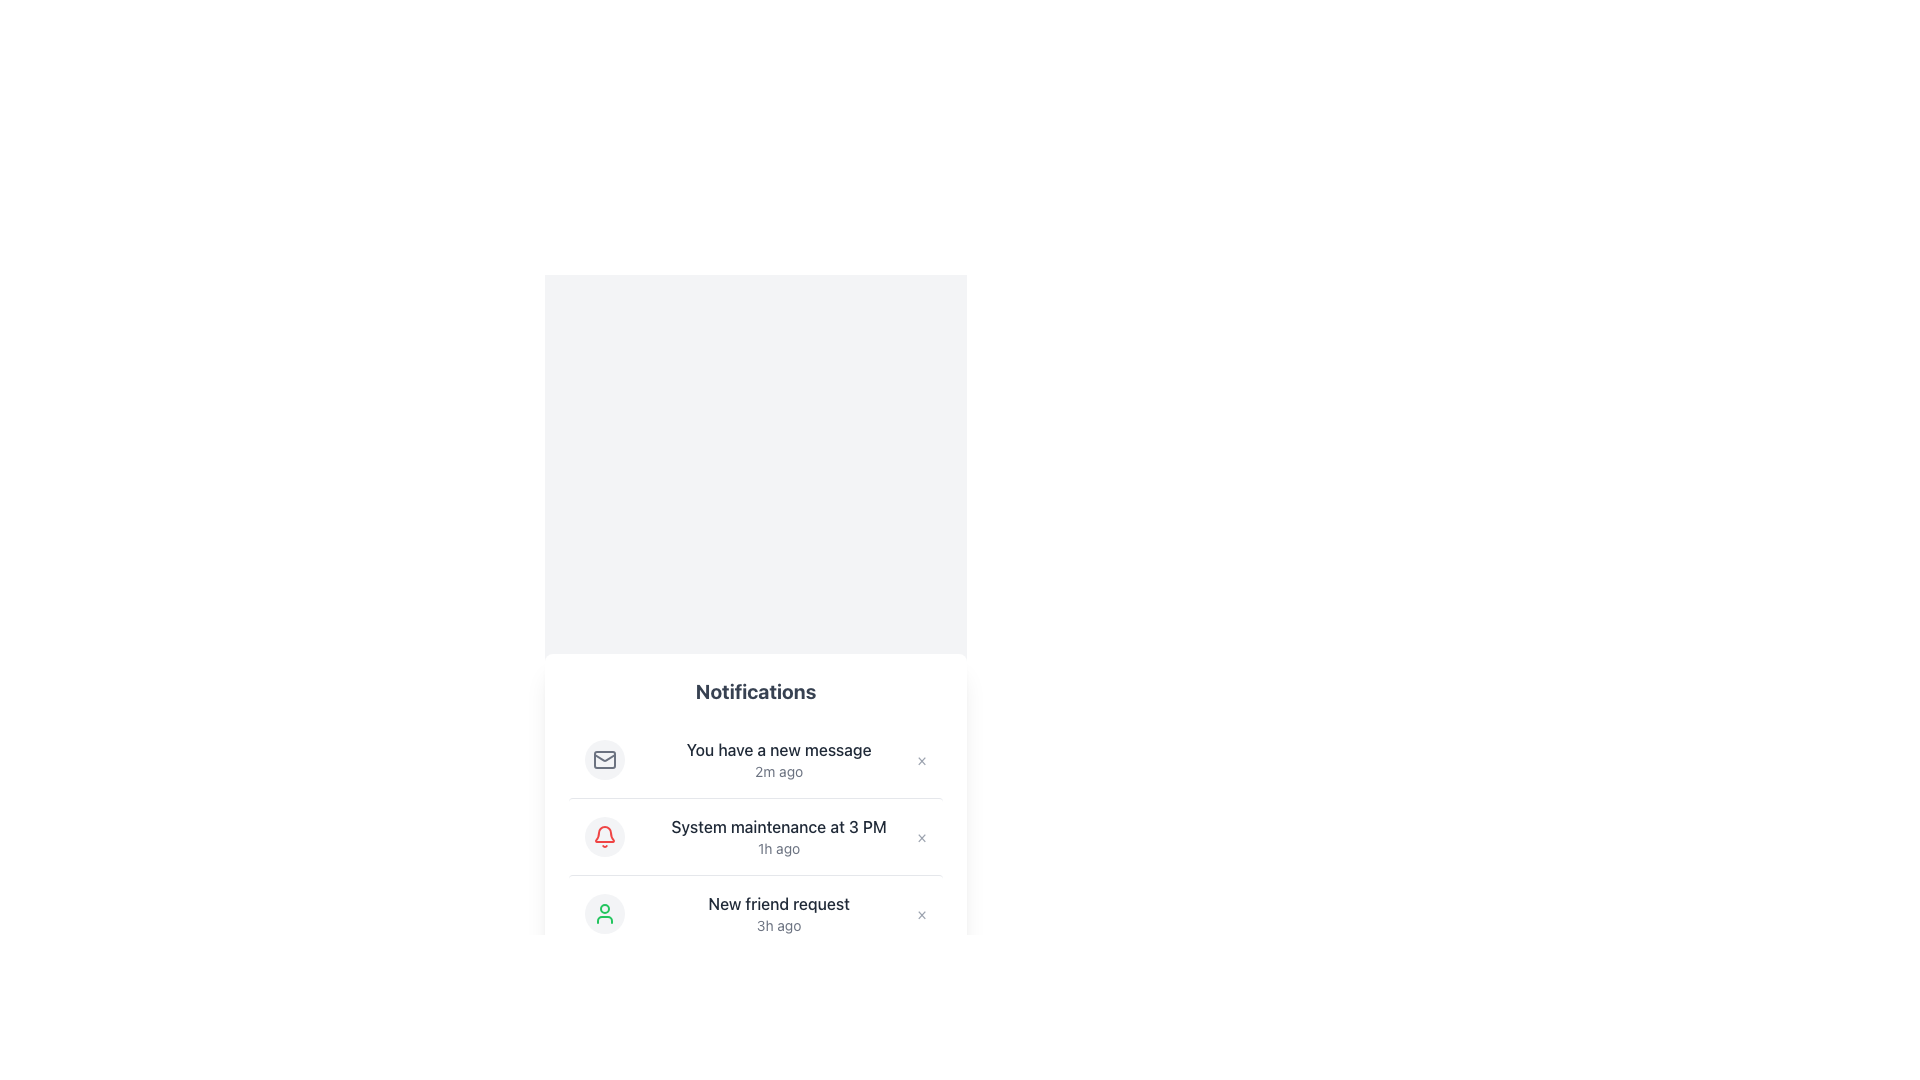  Describe the element at coordinates (603, 759) in the screenshot. I see `the graphical rectangle element that is part of the mail icon within the notification labeled 'You have a new message'` at that location.